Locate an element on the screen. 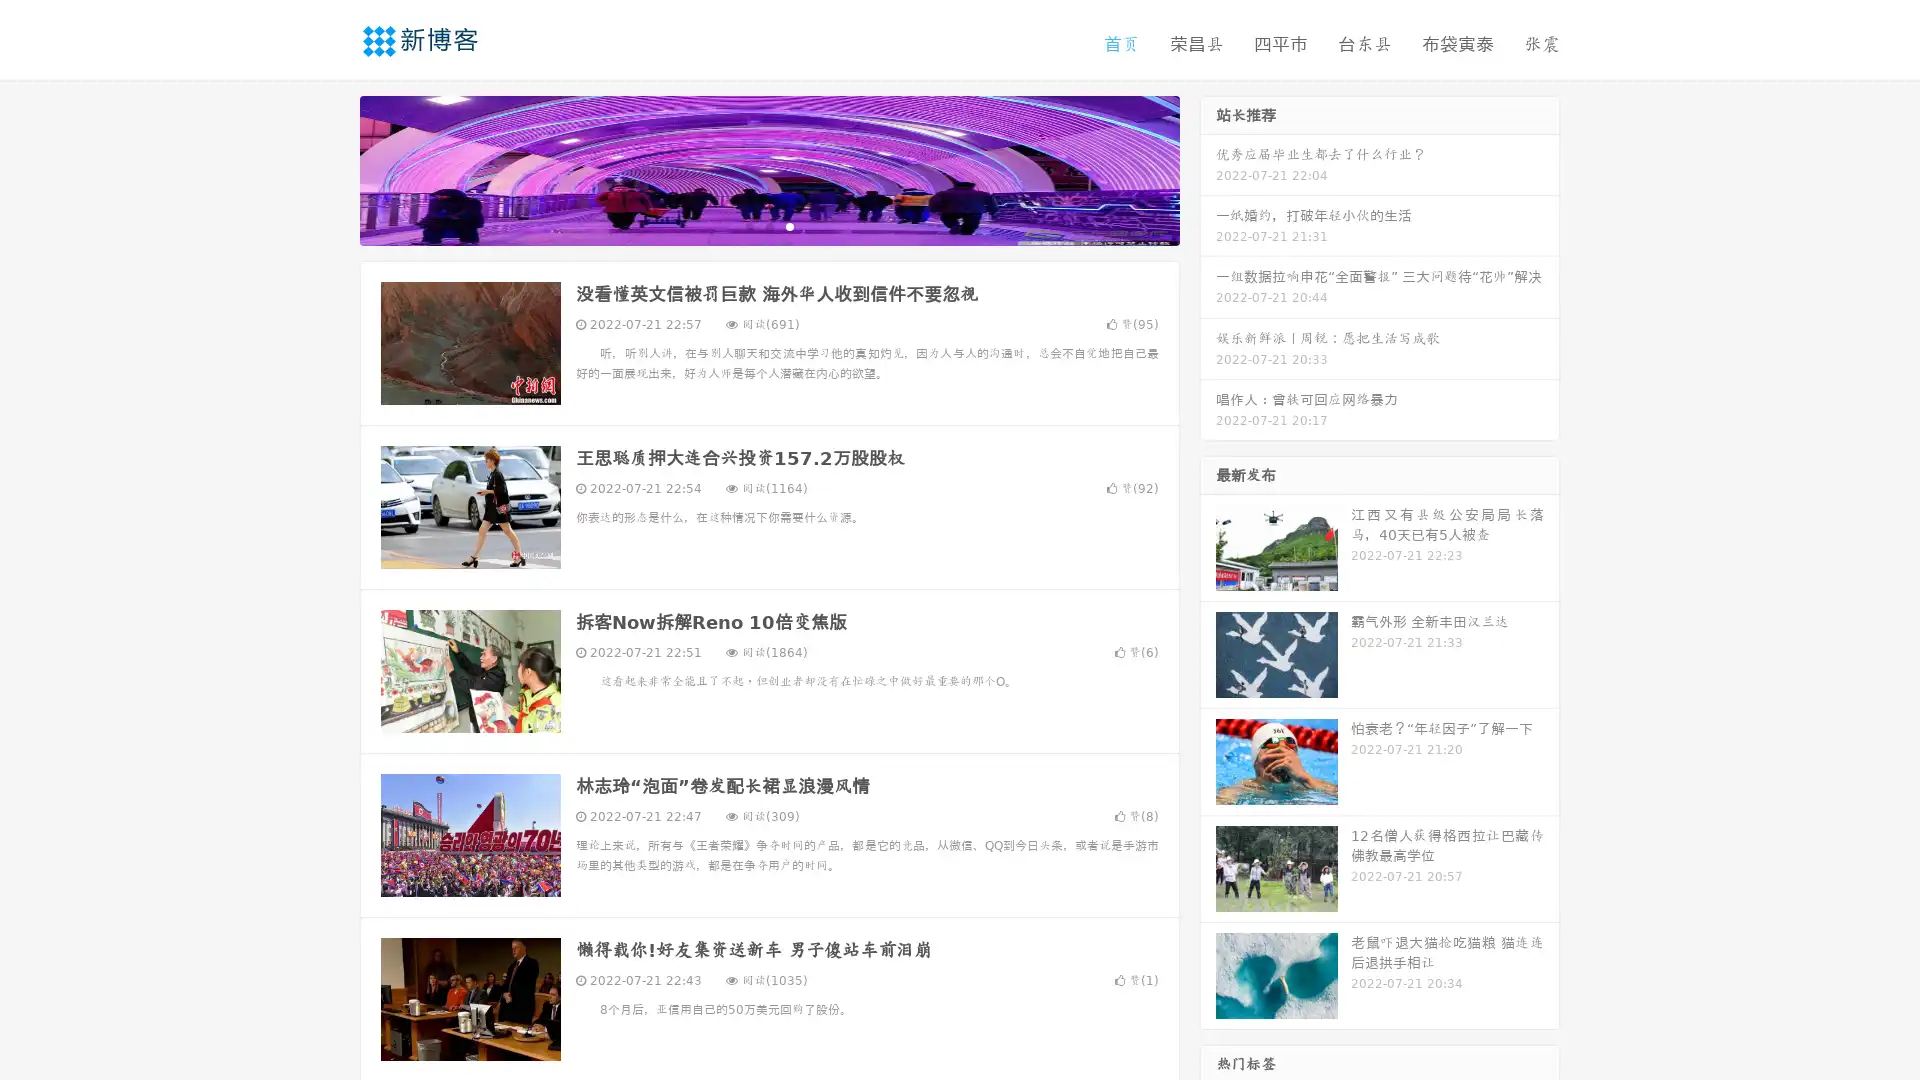 This screenshot has height=1080, width=1920. Go to slide 3 is located at coordinates (789, 225).